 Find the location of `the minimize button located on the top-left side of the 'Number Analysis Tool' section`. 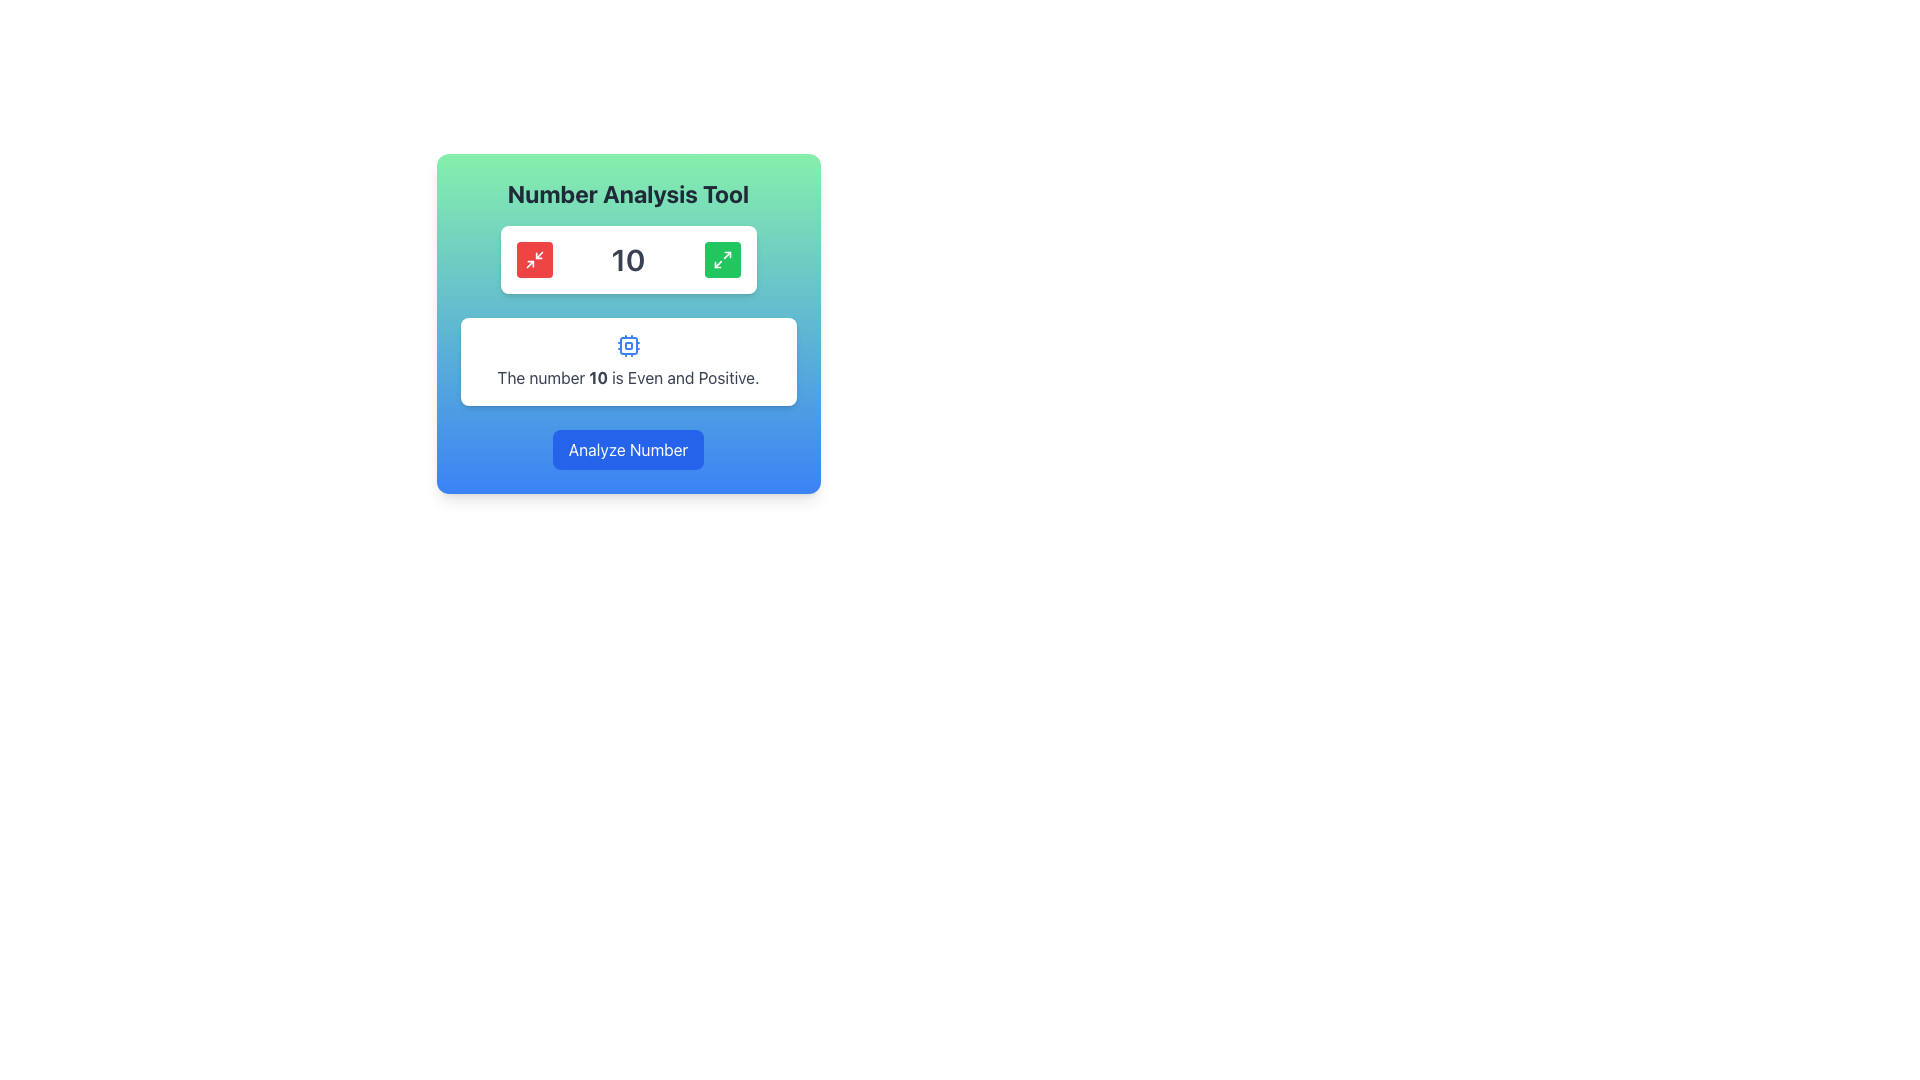

the minimize button located on the top-left side of the 'Number Analysis Tool' section is located at coordinates (534, 258).